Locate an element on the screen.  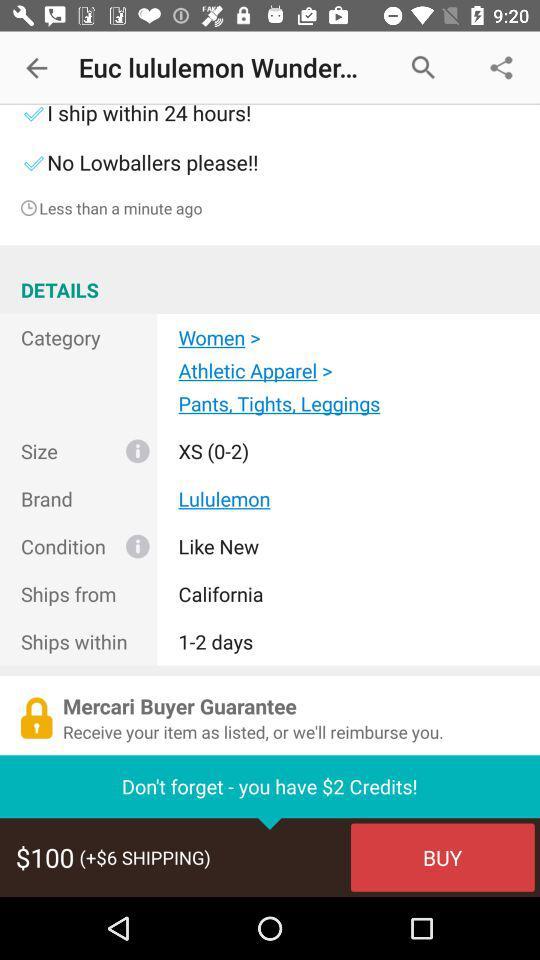
the info icon is located at coordinates (136, 451).